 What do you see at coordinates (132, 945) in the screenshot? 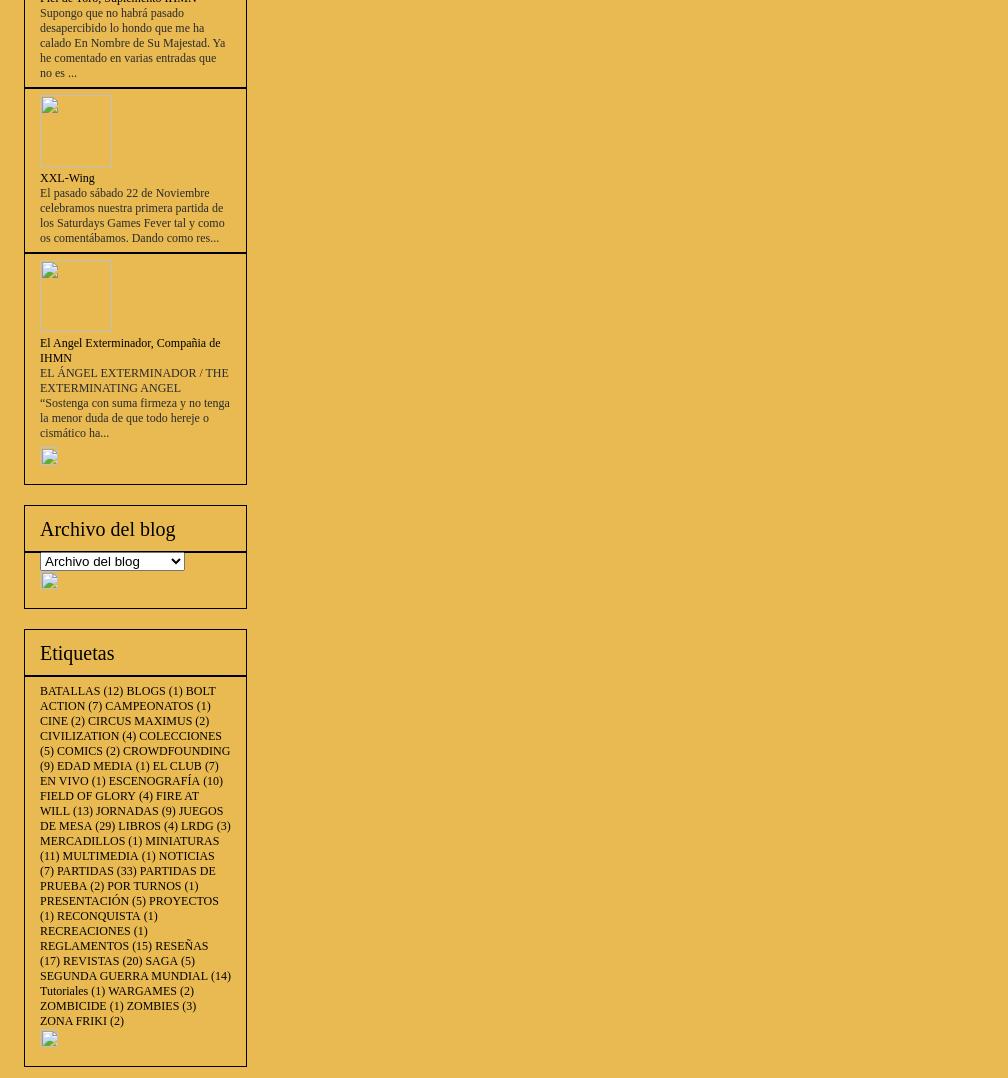
I see `'(15)'` at bounding box center [132, 945].